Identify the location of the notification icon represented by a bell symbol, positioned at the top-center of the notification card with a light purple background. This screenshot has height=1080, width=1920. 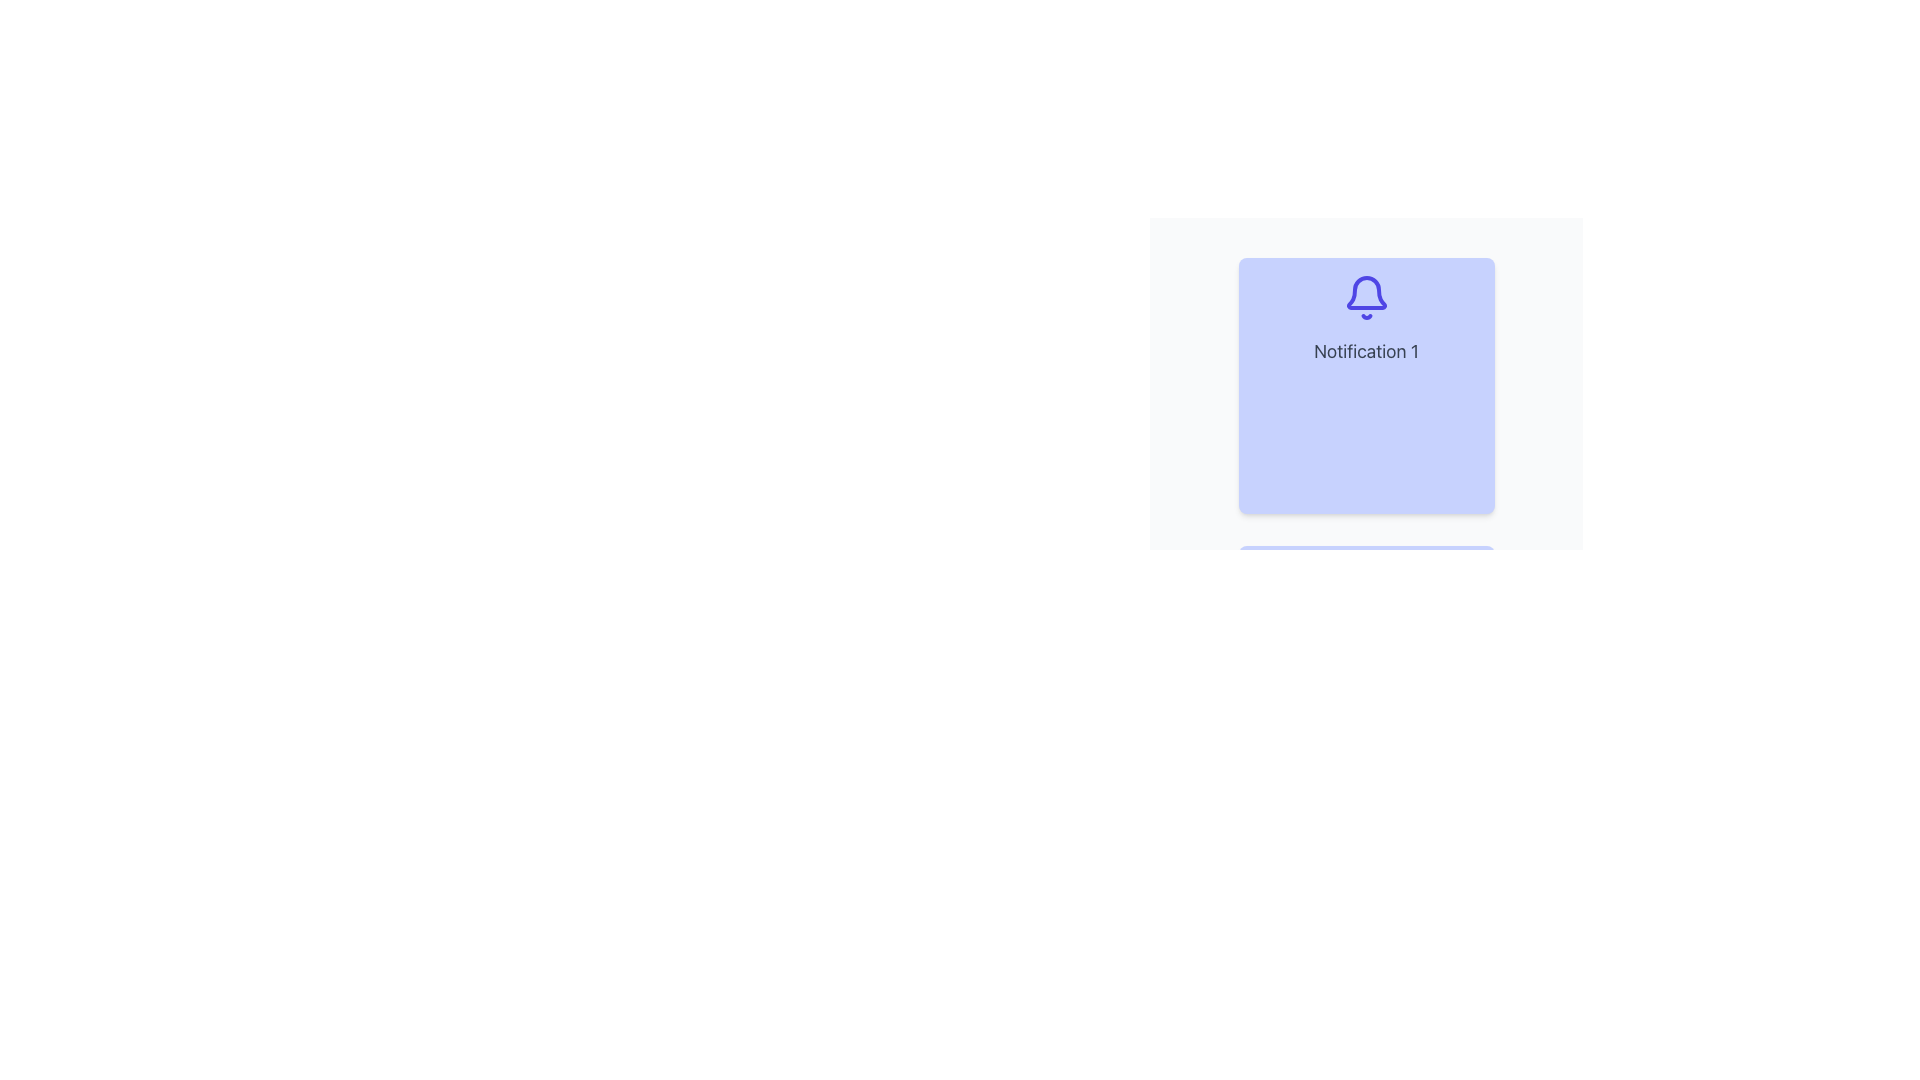
(1365, 297).